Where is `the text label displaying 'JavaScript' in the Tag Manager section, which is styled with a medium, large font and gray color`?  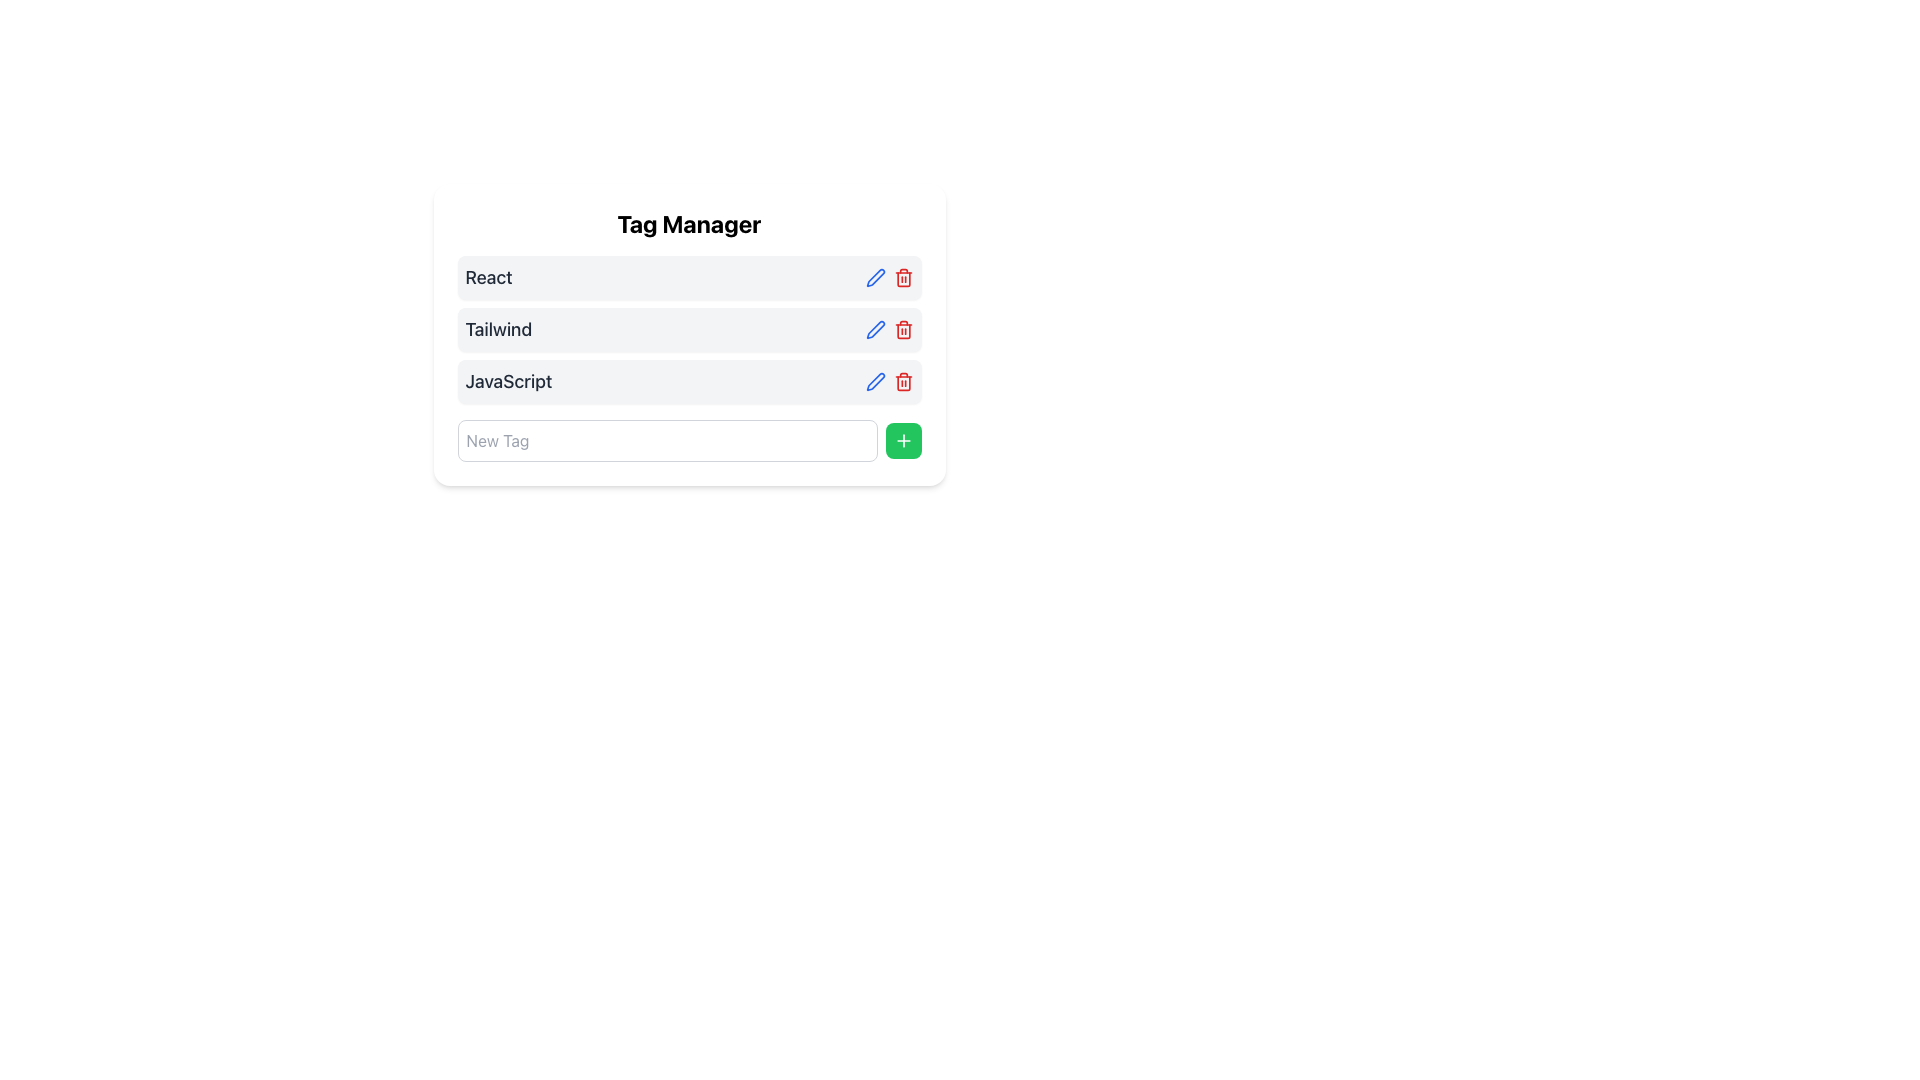
the text label displaying 'JavaScript' in the Tag Manager section, which is styled with a medium, large font and gray color is located at coordinates (508, 381).